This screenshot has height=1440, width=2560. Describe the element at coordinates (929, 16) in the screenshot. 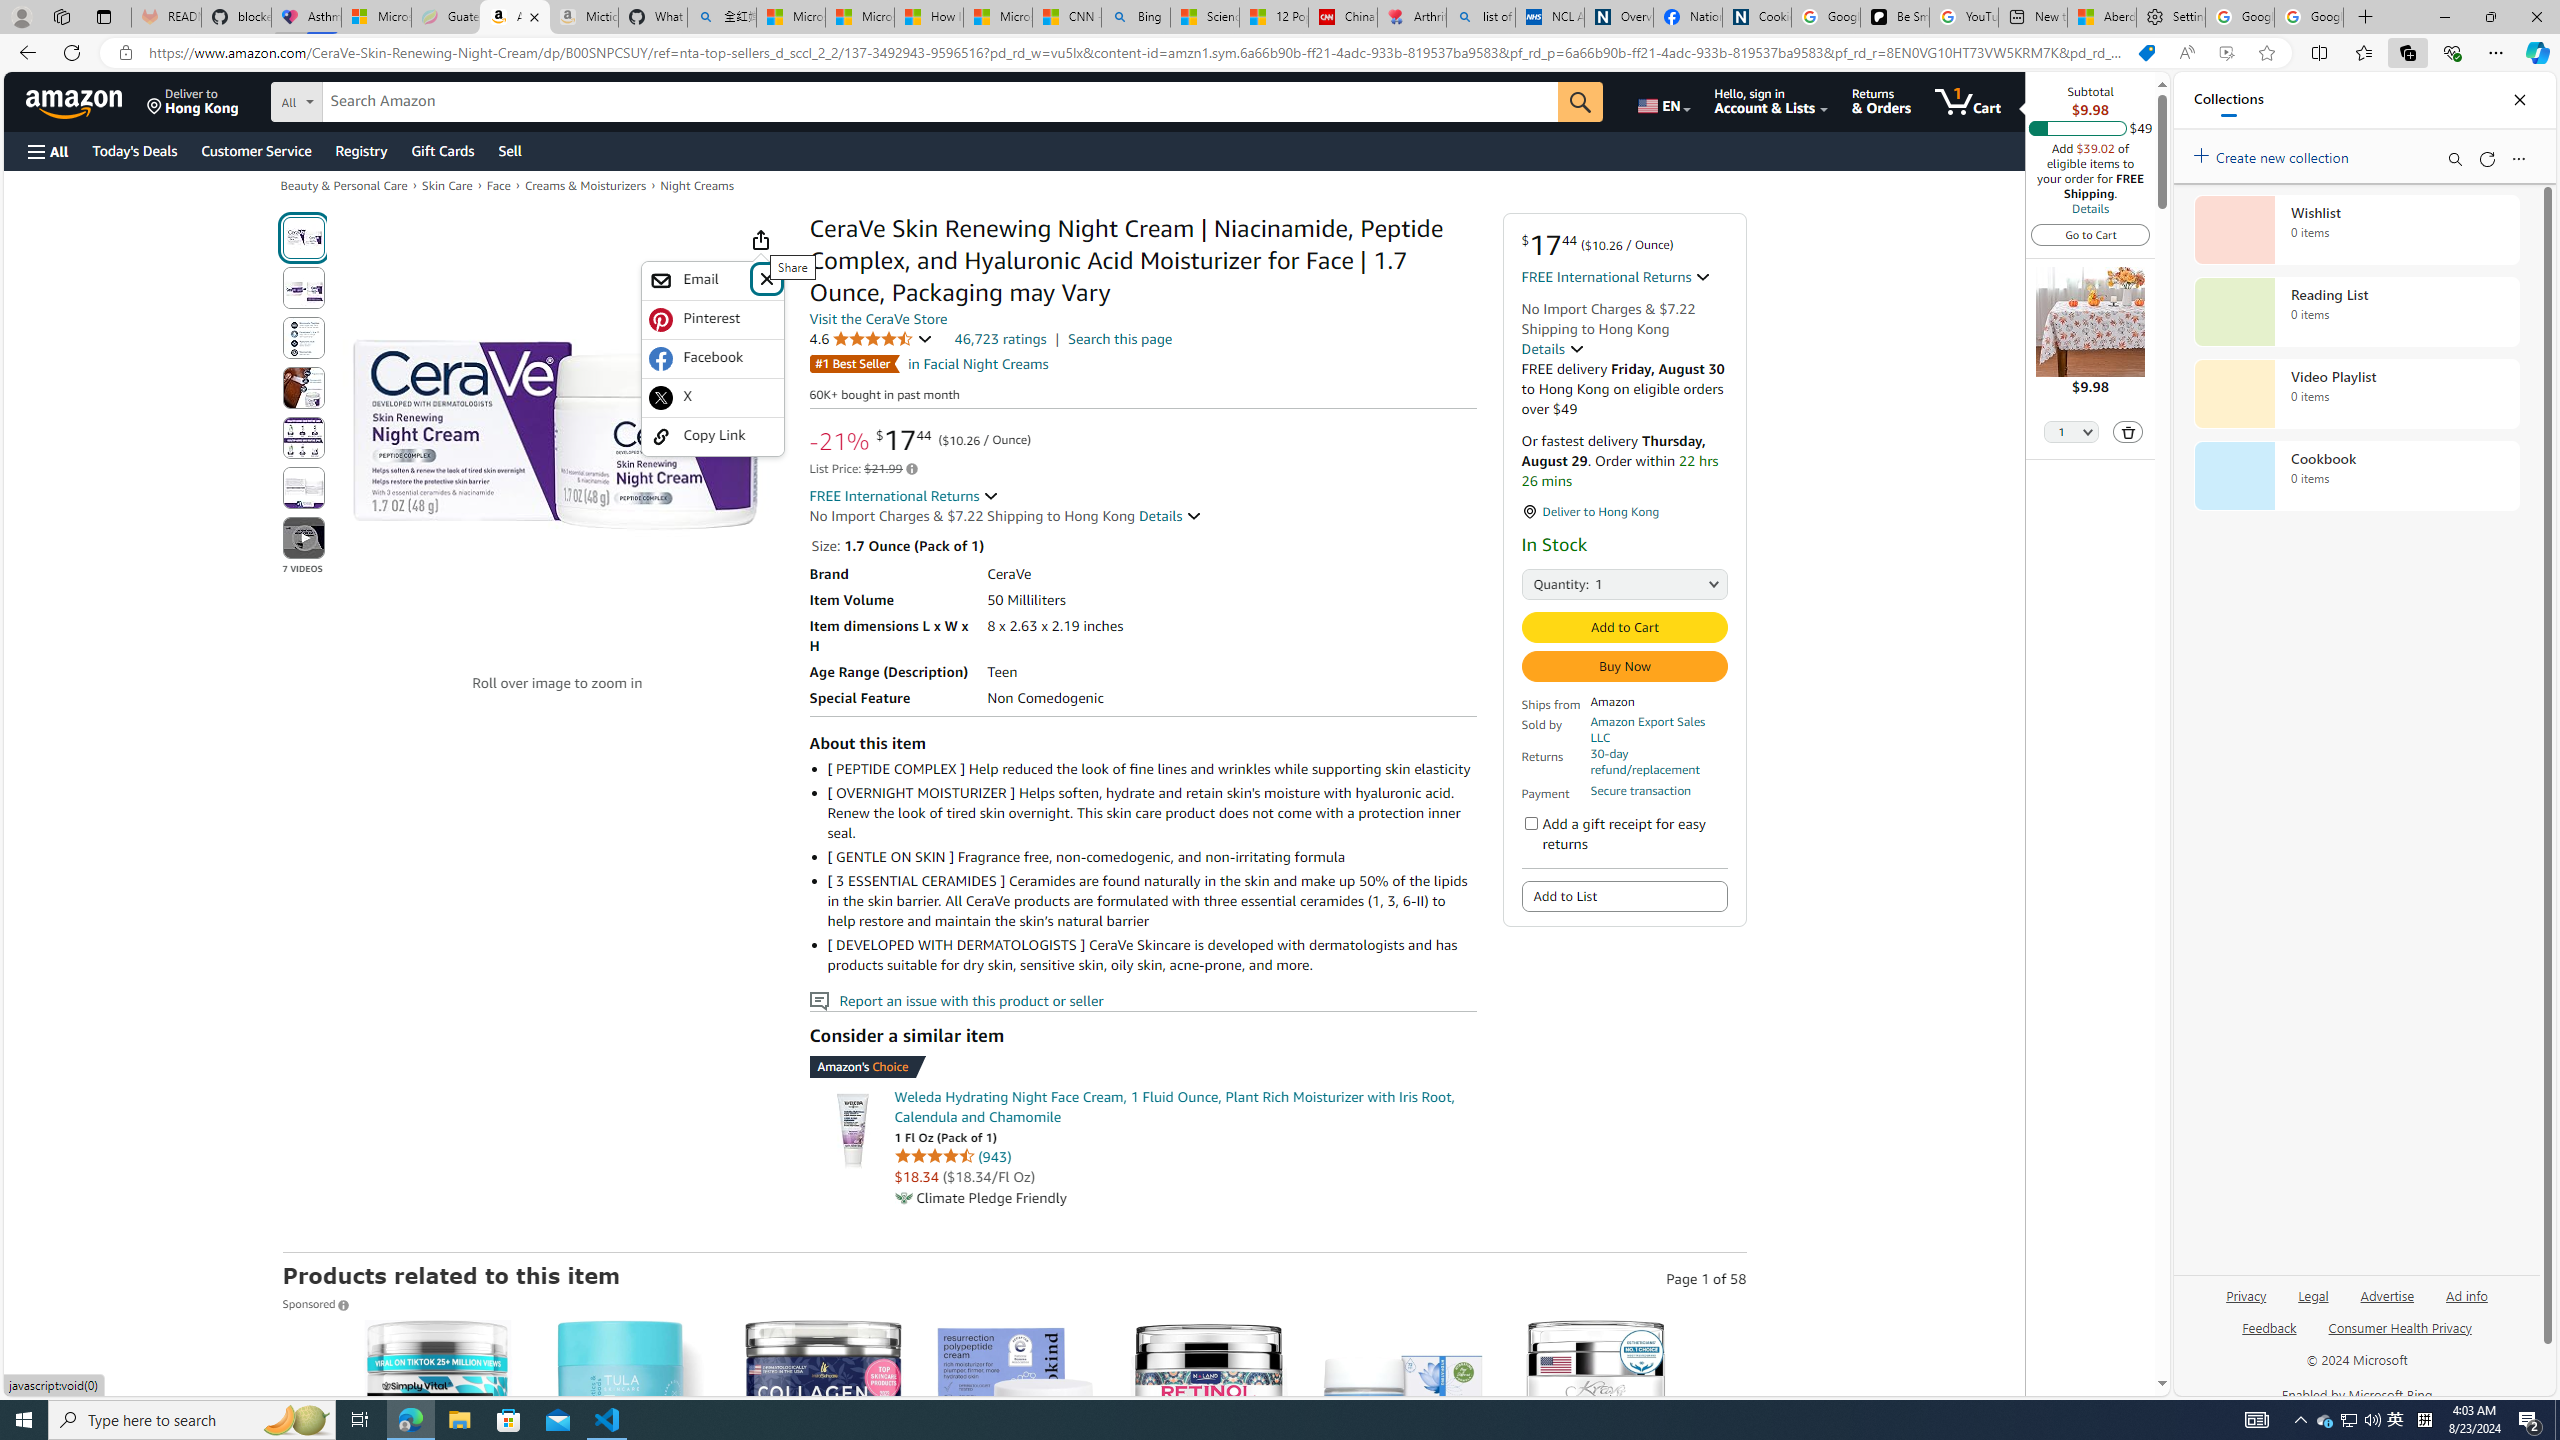

I see `'How I Got Rid of Microsoft Edge'` at that location.